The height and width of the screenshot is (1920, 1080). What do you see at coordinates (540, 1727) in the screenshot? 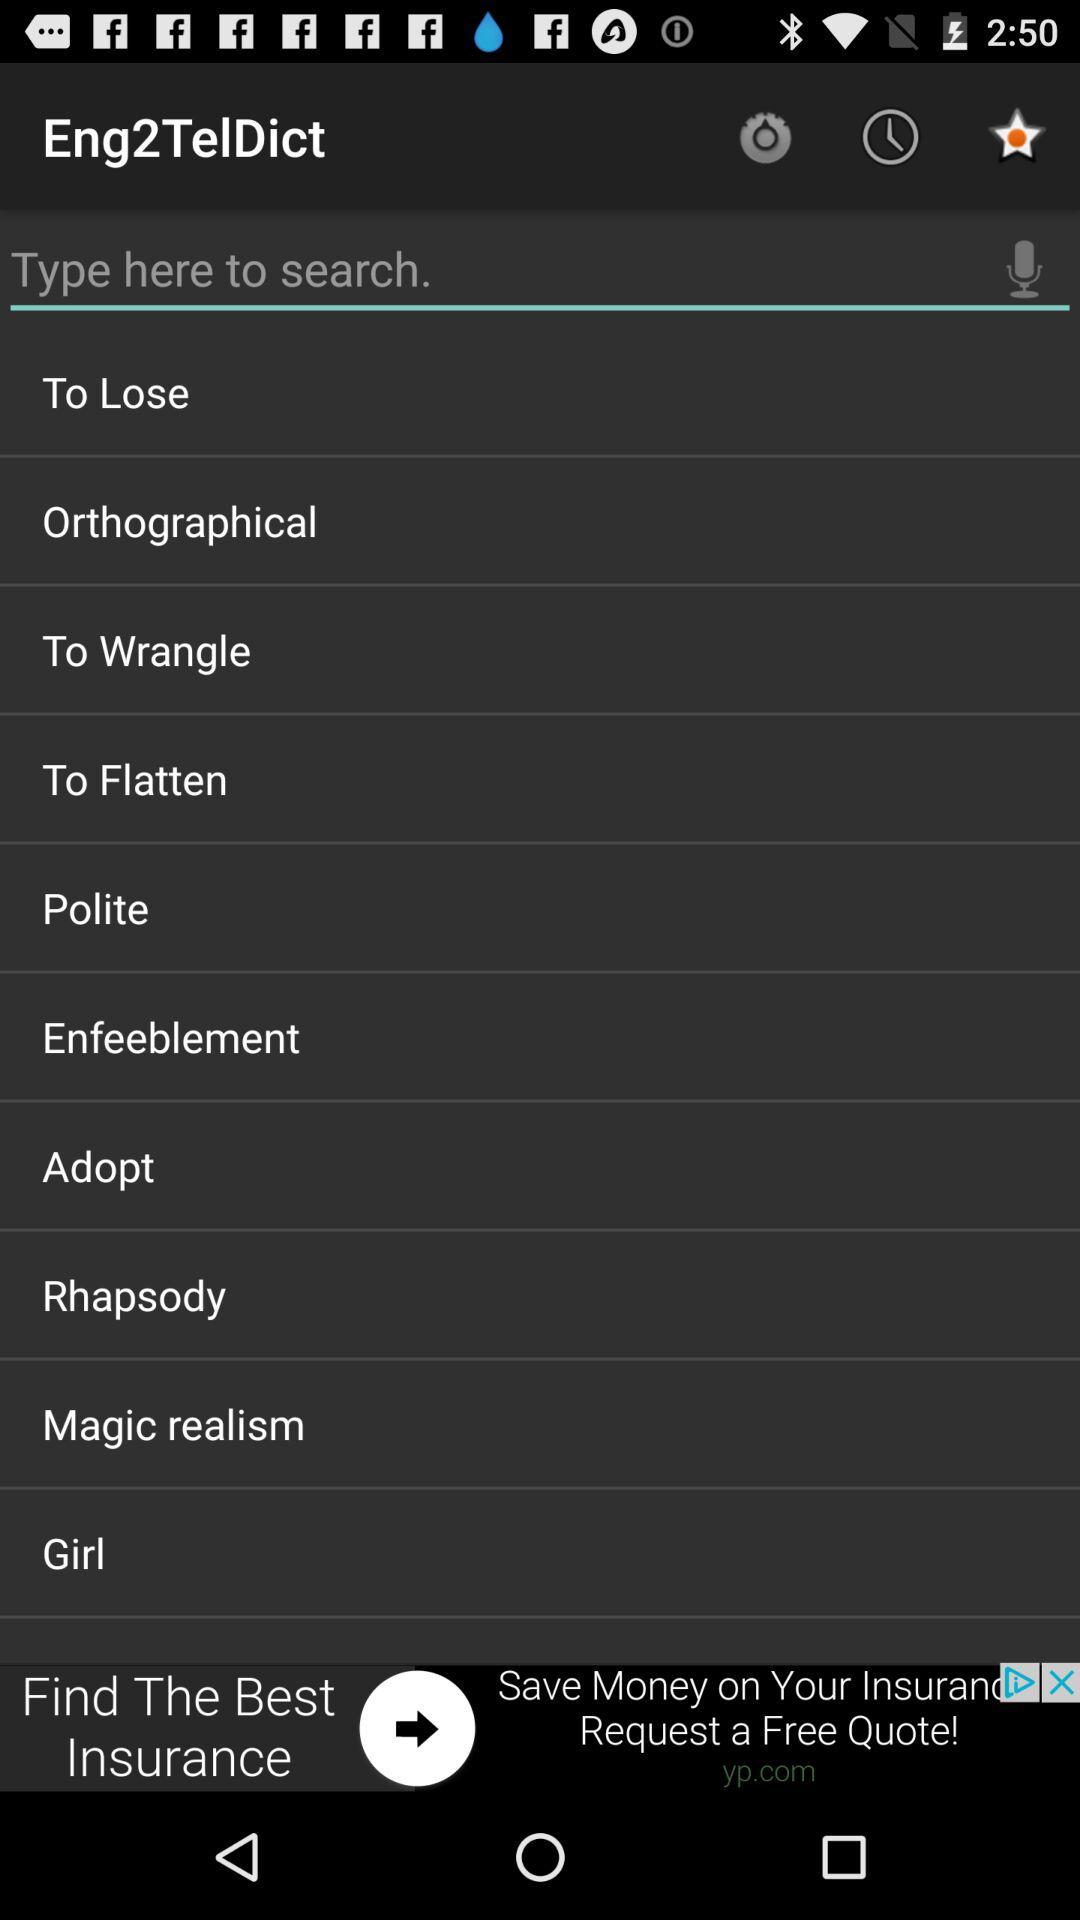
I see `advertising site` at bounding box center [540, 1727].